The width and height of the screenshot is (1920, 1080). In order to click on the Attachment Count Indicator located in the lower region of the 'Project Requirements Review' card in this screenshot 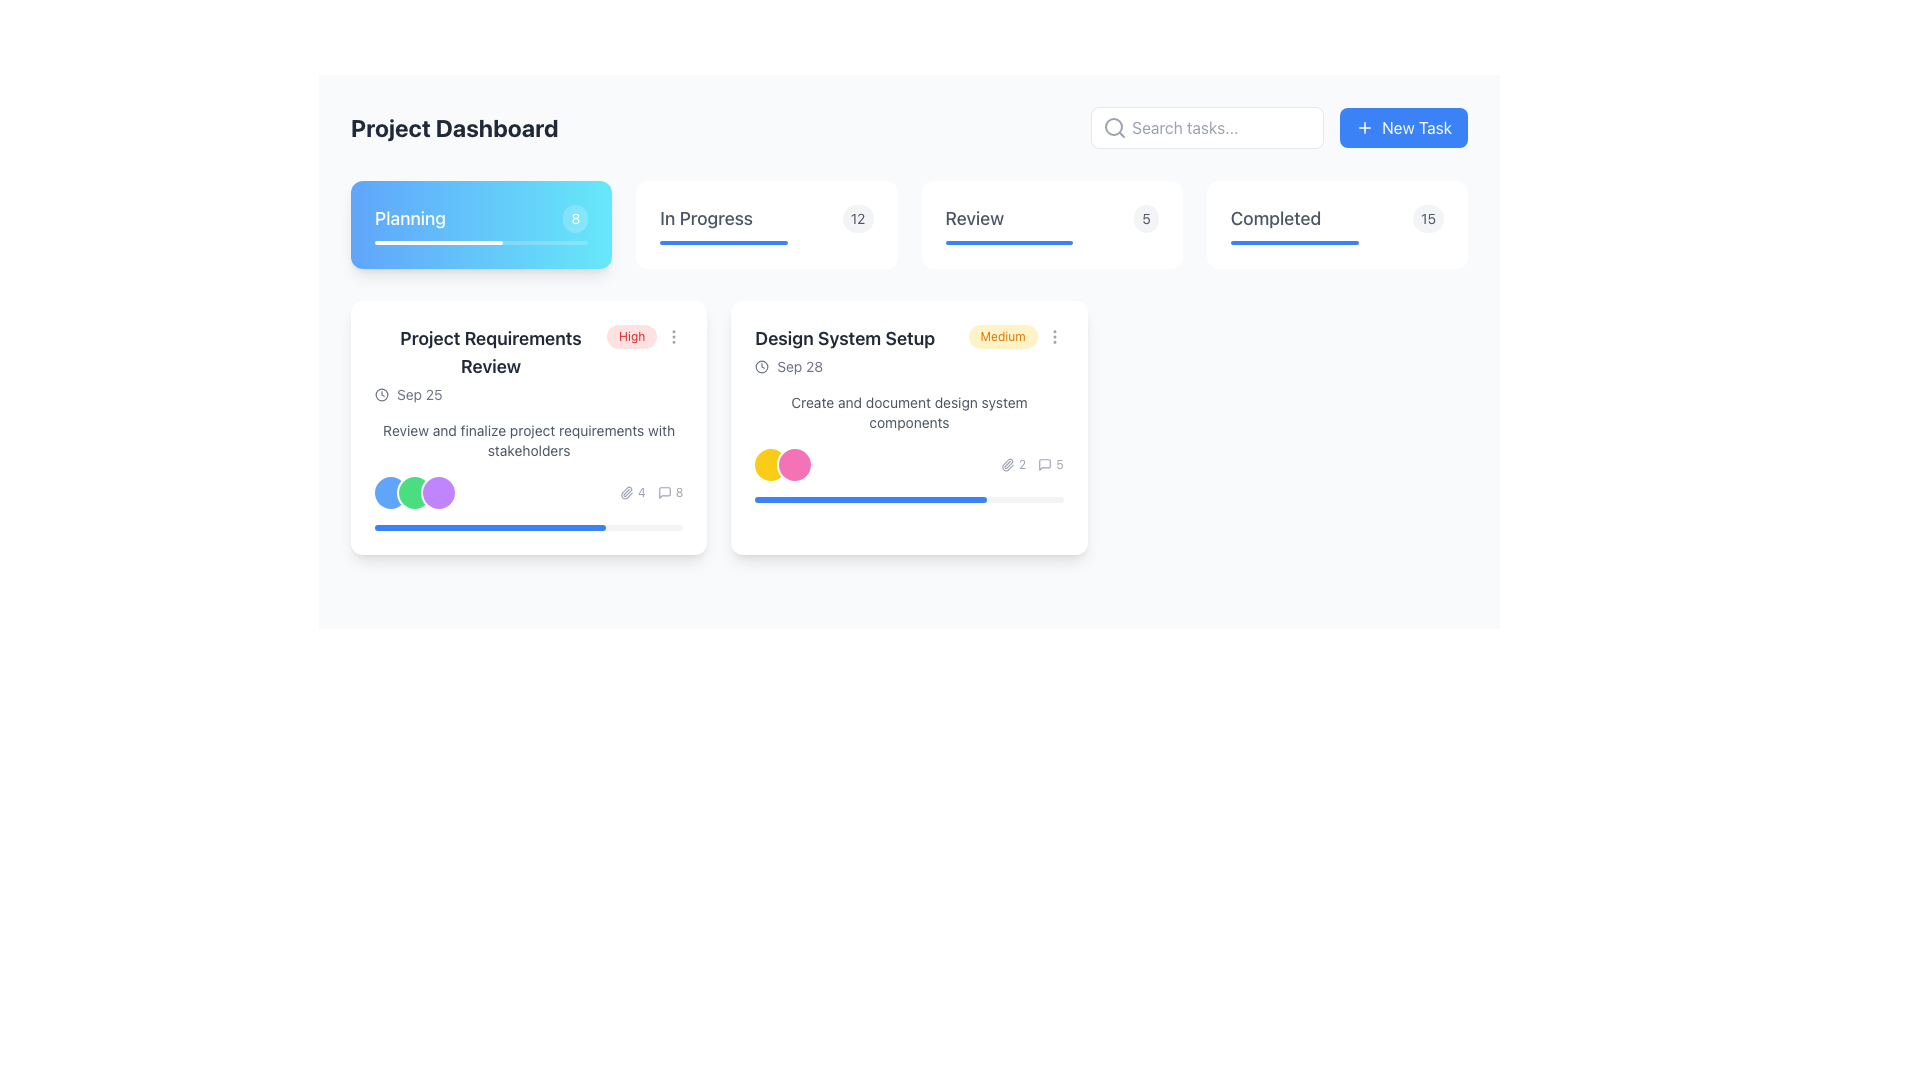, I will do `click(631, 493)`.